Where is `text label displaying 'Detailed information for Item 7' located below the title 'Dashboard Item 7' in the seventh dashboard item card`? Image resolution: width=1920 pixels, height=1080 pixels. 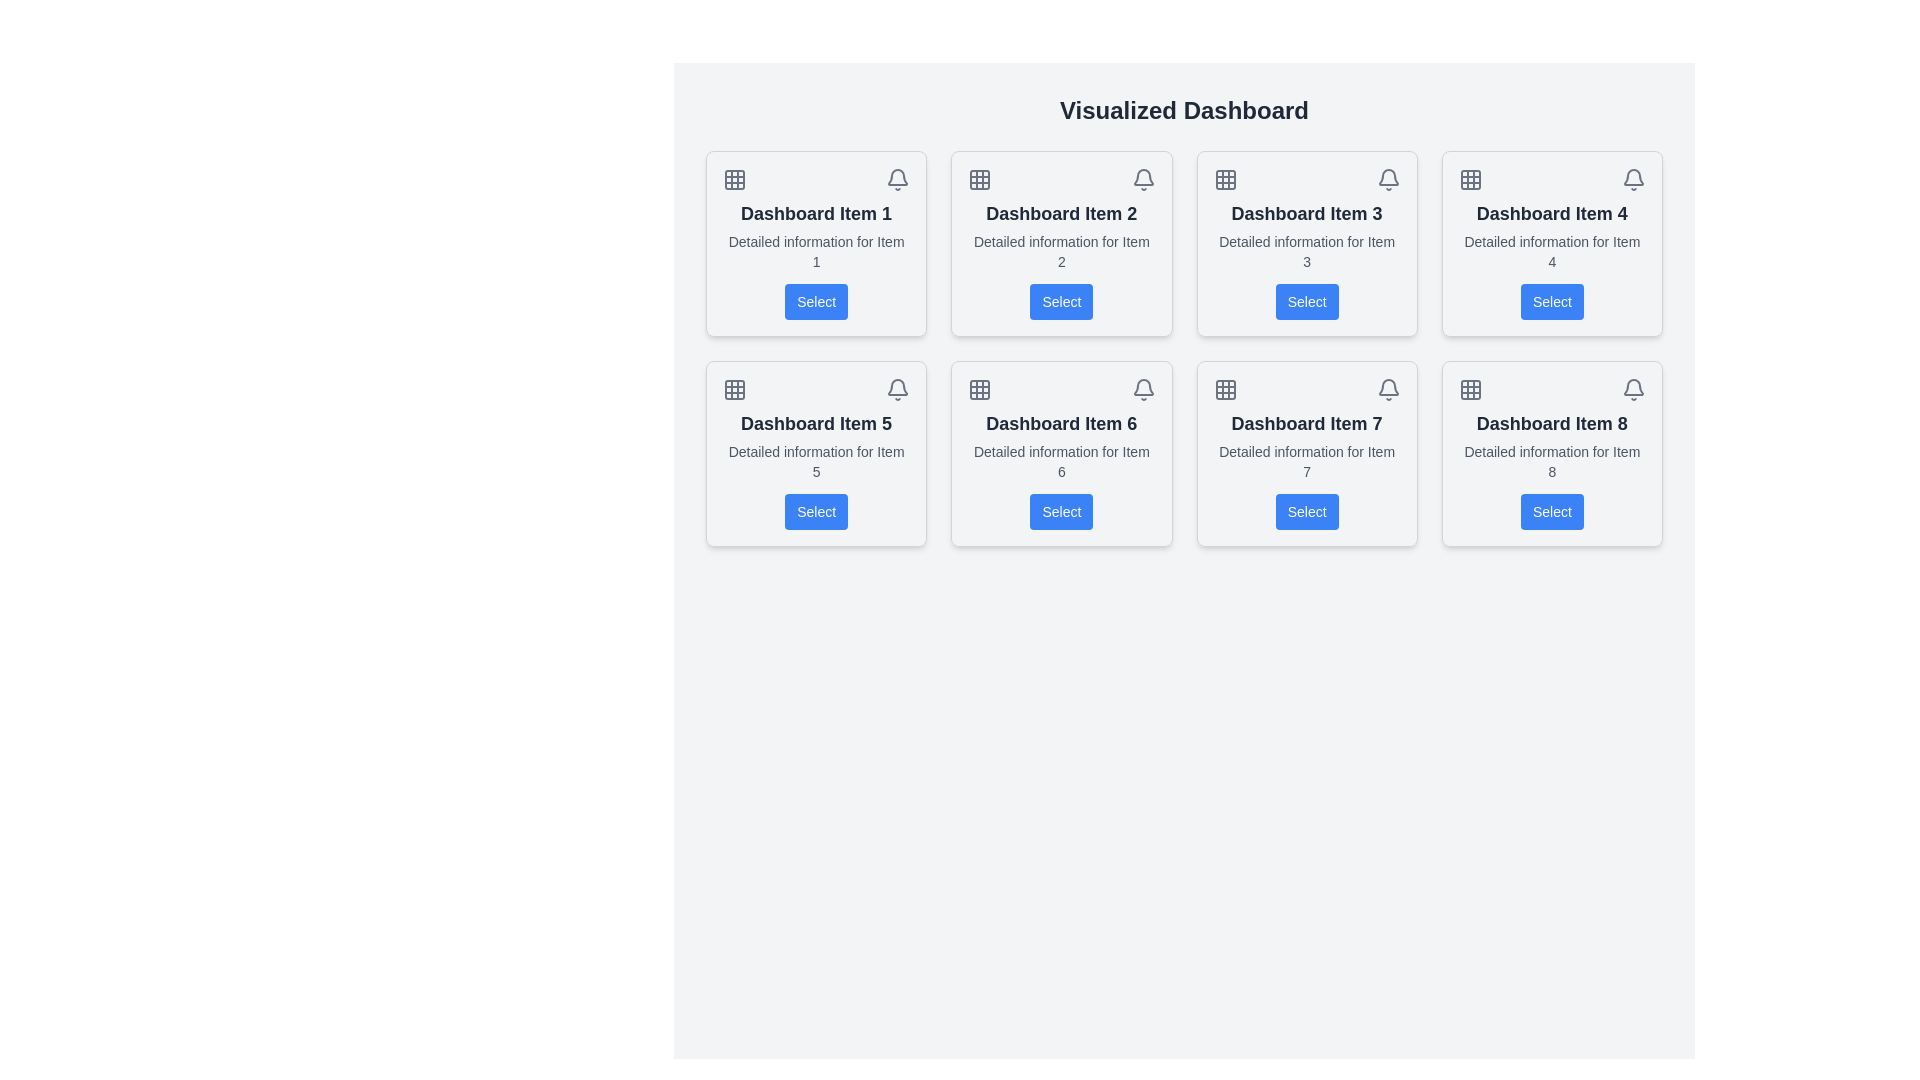 text label displaying 'Detailed information for Item 7' located below the title 'Dashboard Item 7' in the seventh dashboard item card is located at coordinates (1307, 462).